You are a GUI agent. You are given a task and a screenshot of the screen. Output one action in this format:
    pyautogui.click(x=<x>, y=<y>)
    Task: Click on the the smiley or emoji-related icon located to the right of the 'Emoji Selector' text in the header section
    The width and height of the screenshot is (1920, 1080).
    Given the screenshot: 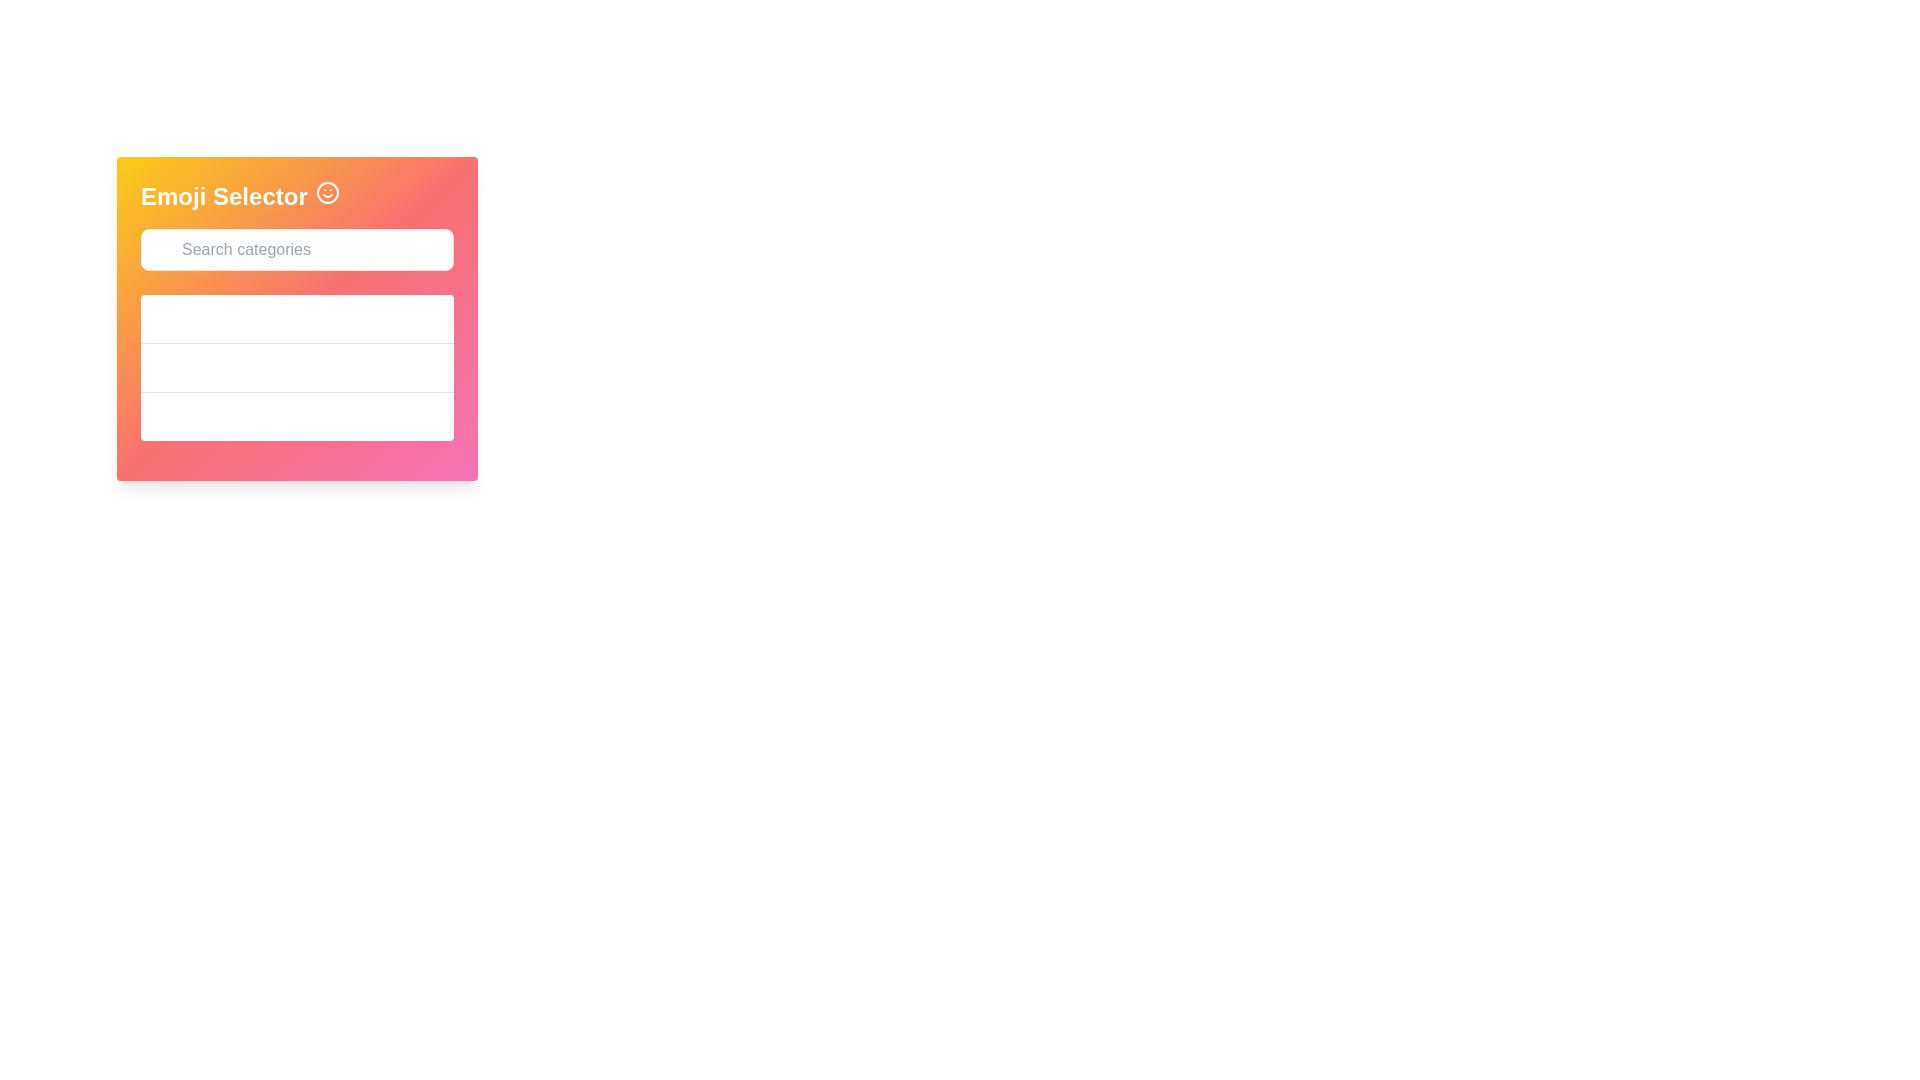 What is the action you would take?
    pyautogui.click(x=327, y=192)
    